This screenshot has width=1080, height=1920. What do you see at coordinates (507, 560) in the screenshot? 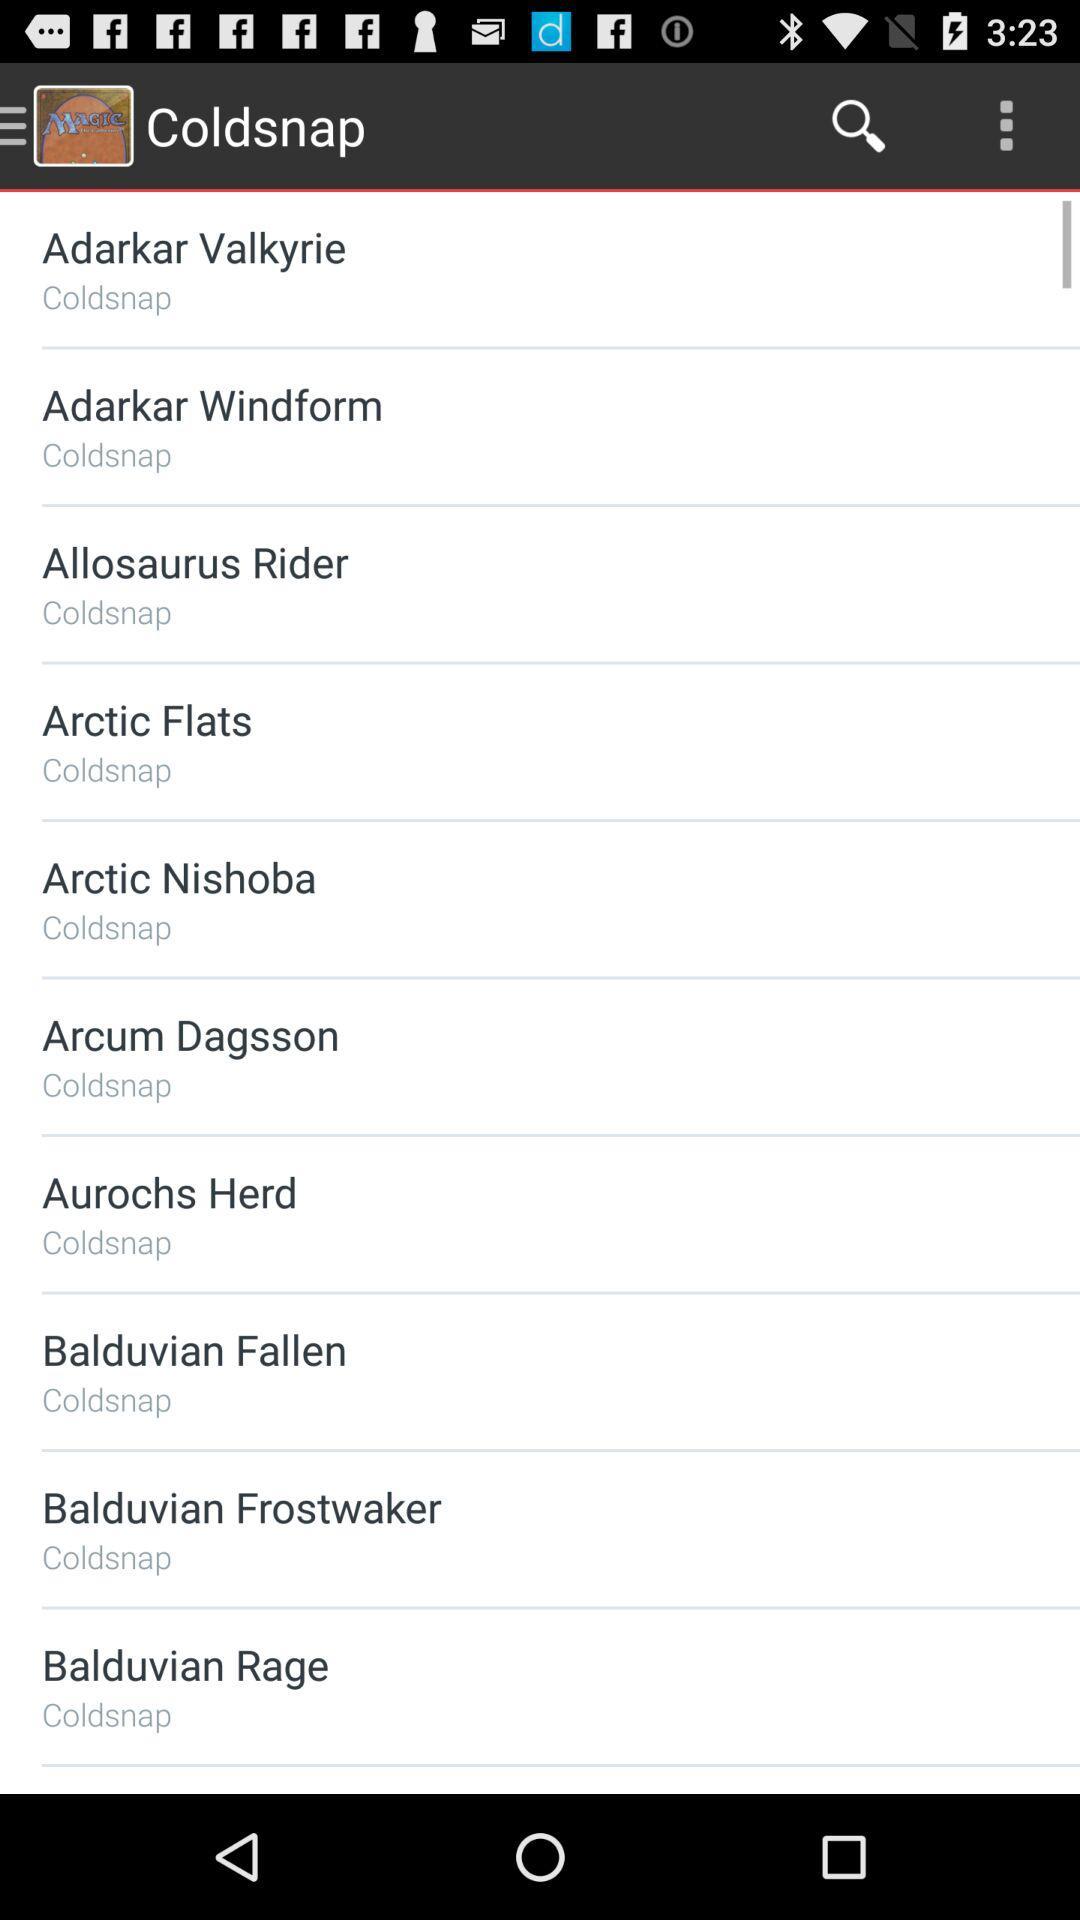
I see `the allosaurus rider icon` at bounding box center [507, 560].